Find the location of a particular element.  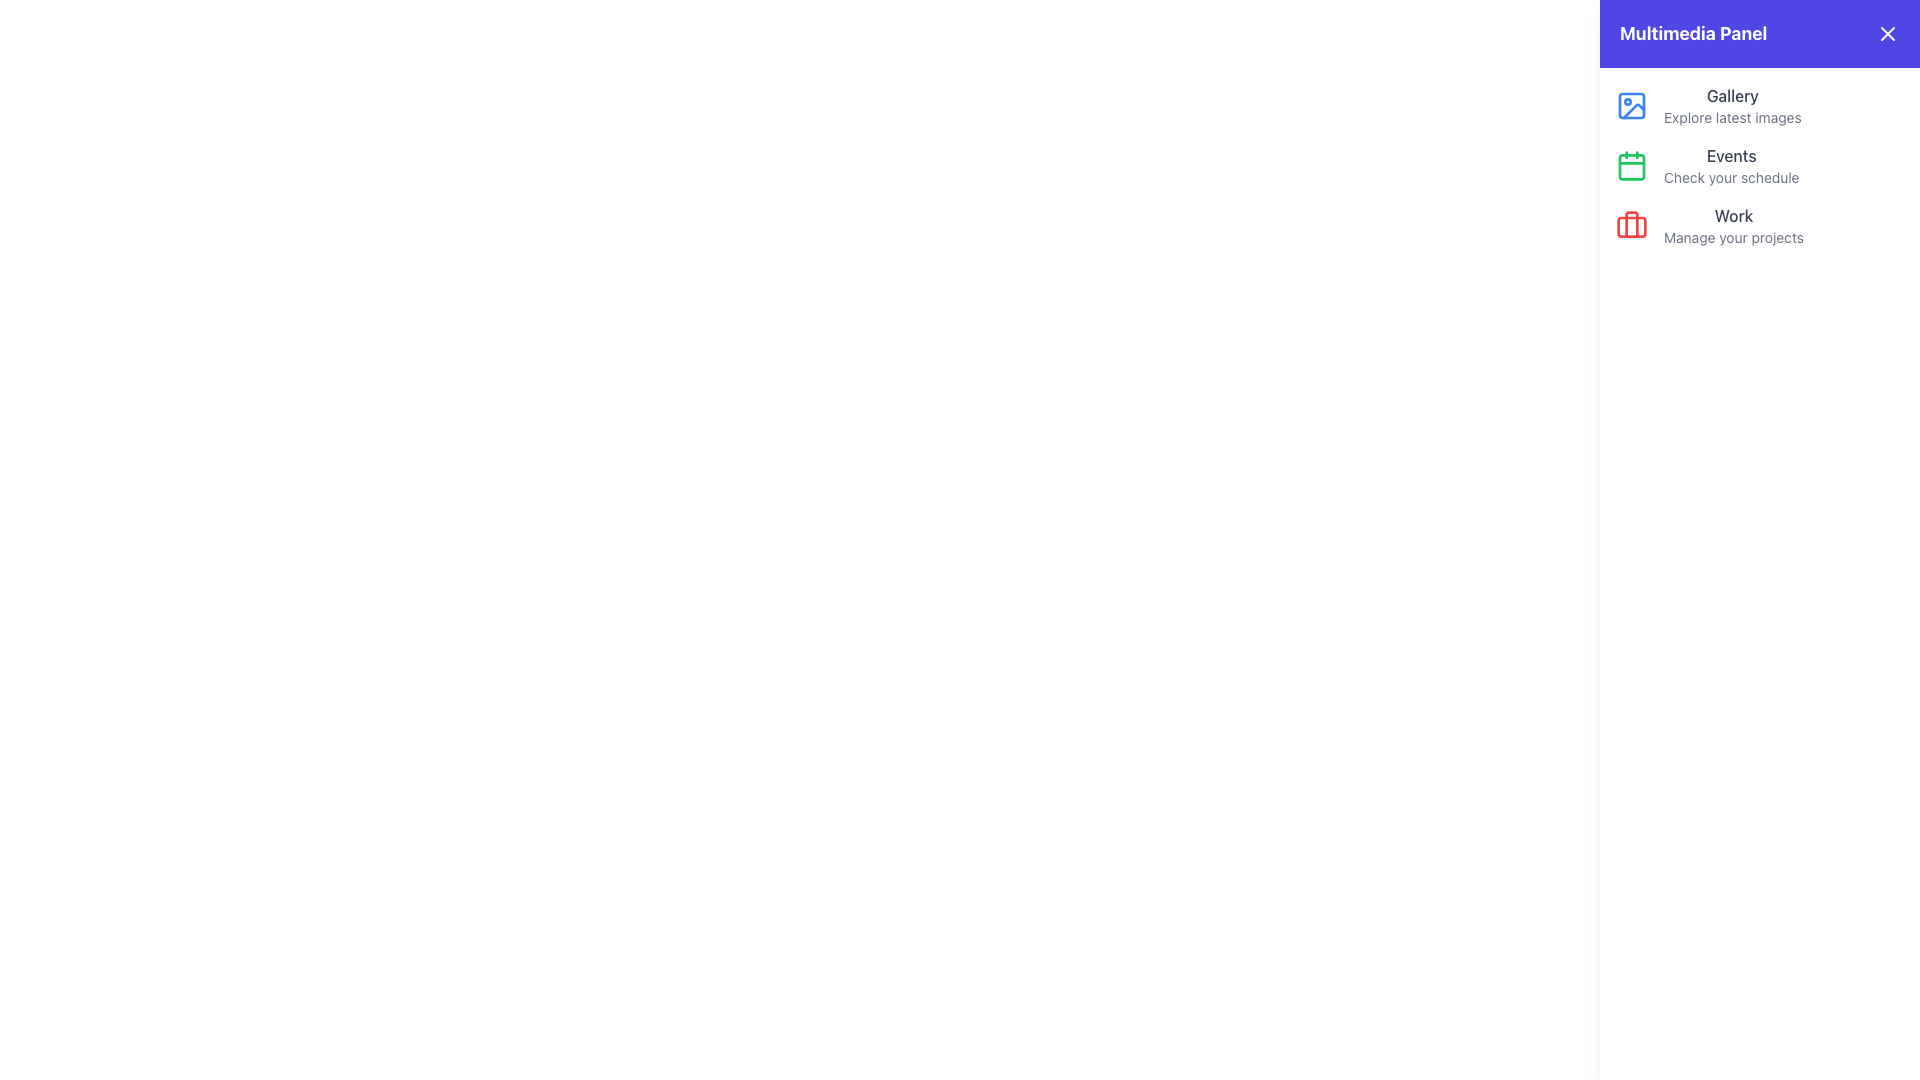

the blue picture frame icon located in the 'Gallery' section of the 'Multimedia Panel', positioned to the left of the text 'Gallery' and 'Explore latest images' is located at coordinates (1632, 105).